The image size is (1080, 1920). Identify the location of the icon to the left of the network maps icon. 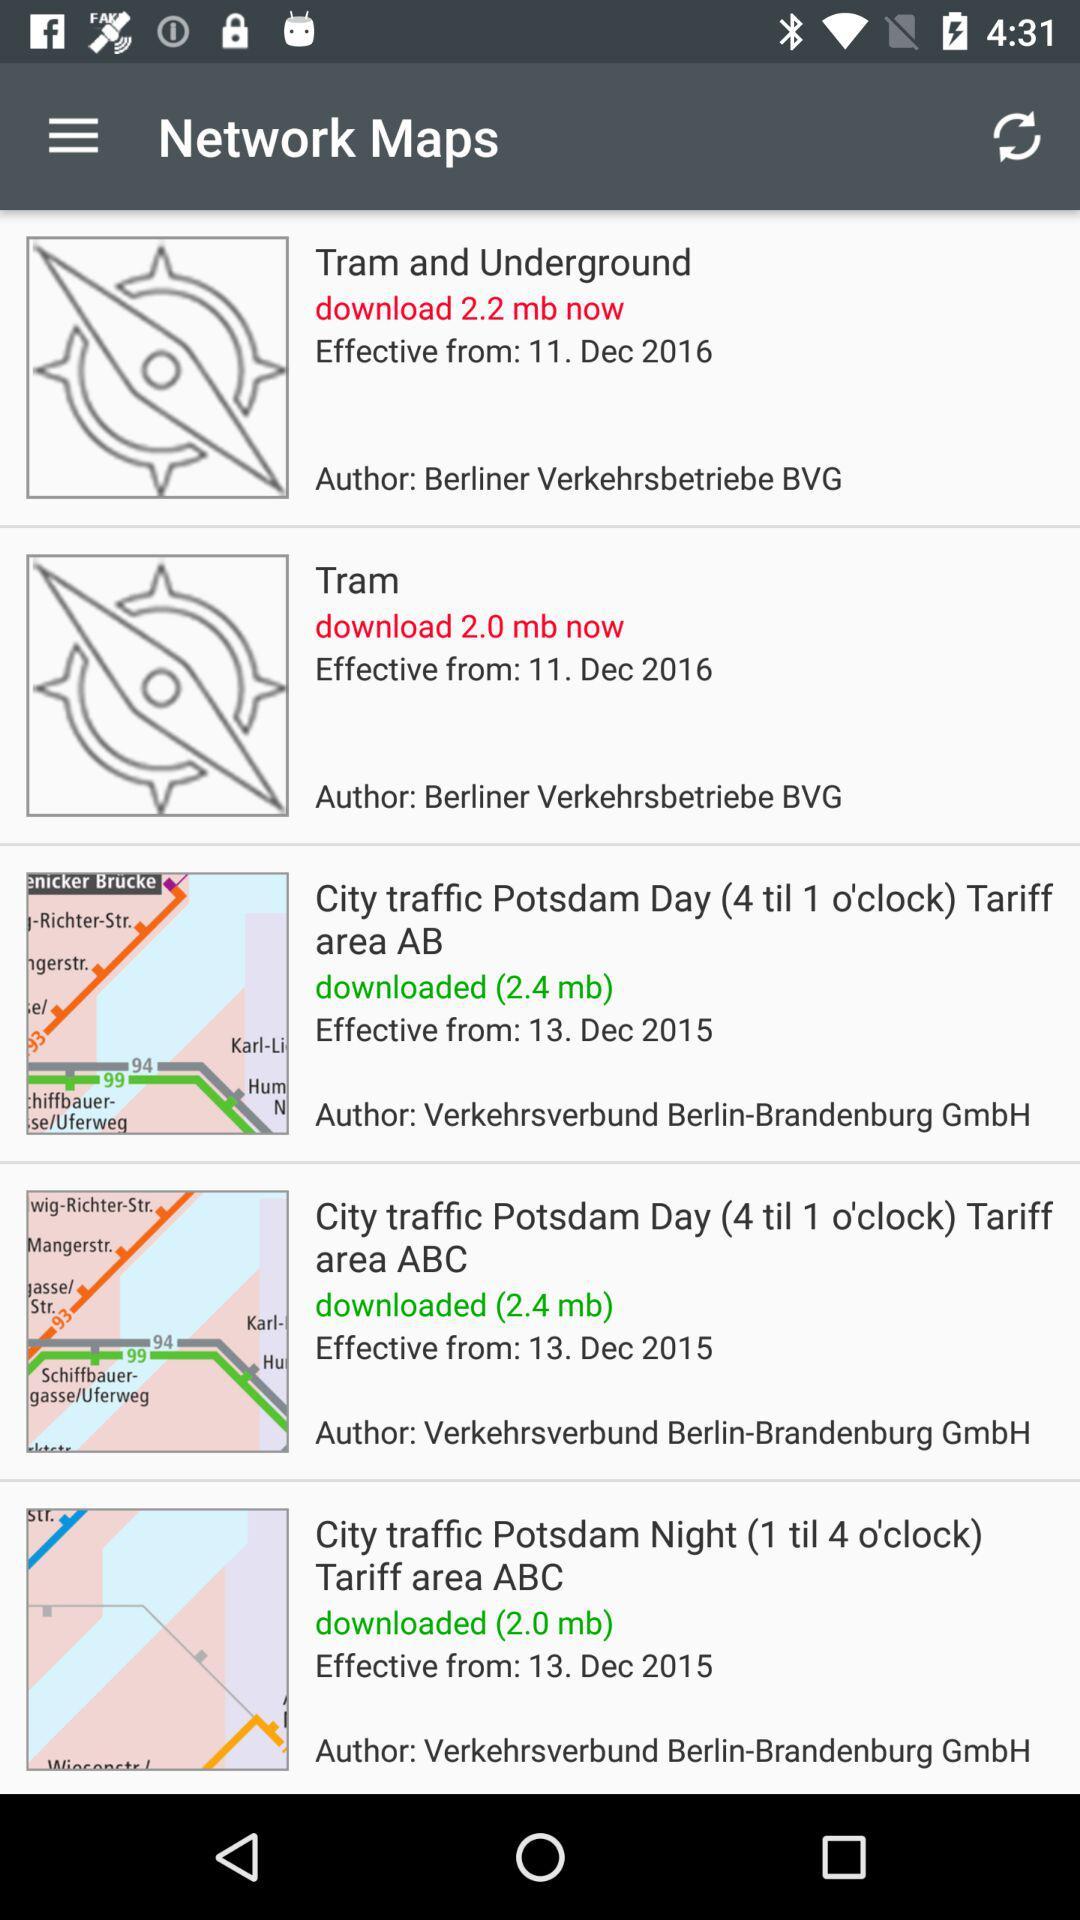
(72, 135).